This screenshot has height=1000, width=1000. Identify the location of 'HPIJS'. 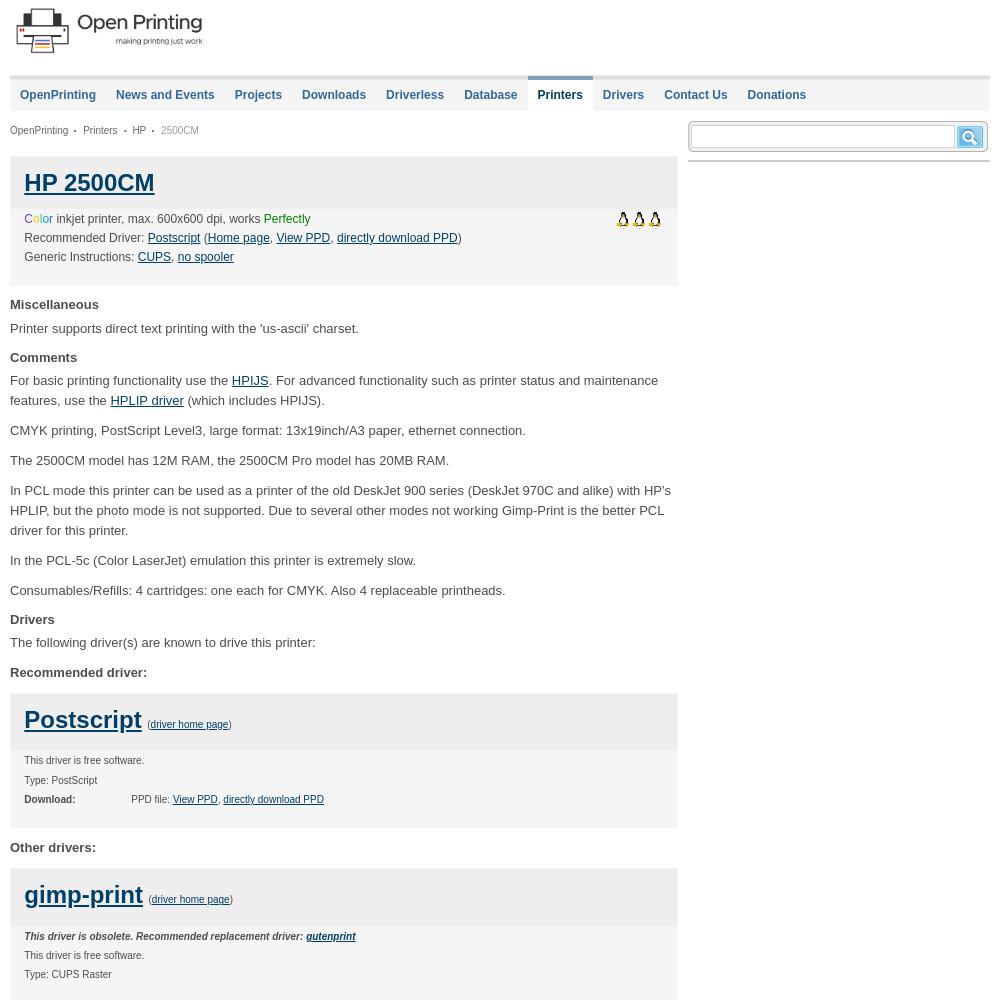
(230, 379).